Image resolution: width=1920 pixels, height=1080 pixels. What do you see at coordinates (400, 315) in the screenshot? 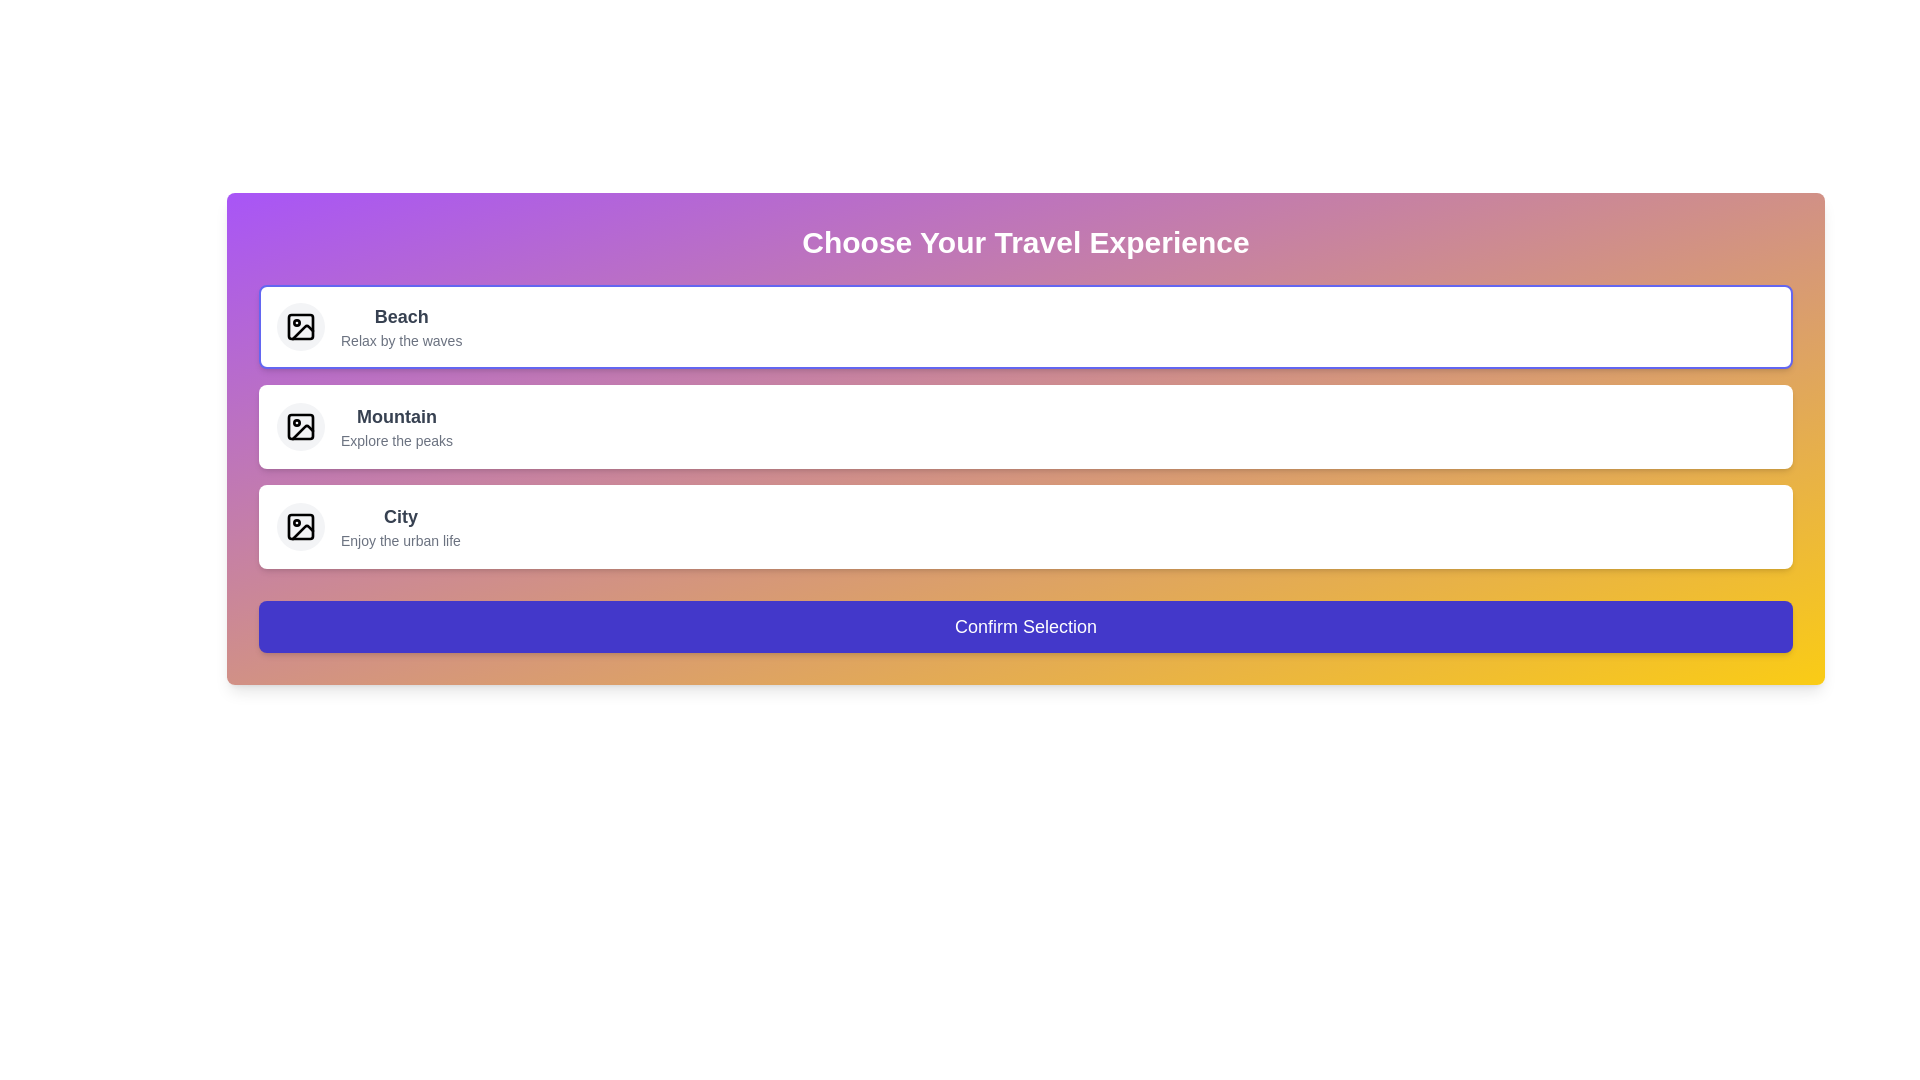
I see `the text label displaying 'Beach' in bold gray font, which is the first option in the list of travel destinations` at bounding box center [400, 315].